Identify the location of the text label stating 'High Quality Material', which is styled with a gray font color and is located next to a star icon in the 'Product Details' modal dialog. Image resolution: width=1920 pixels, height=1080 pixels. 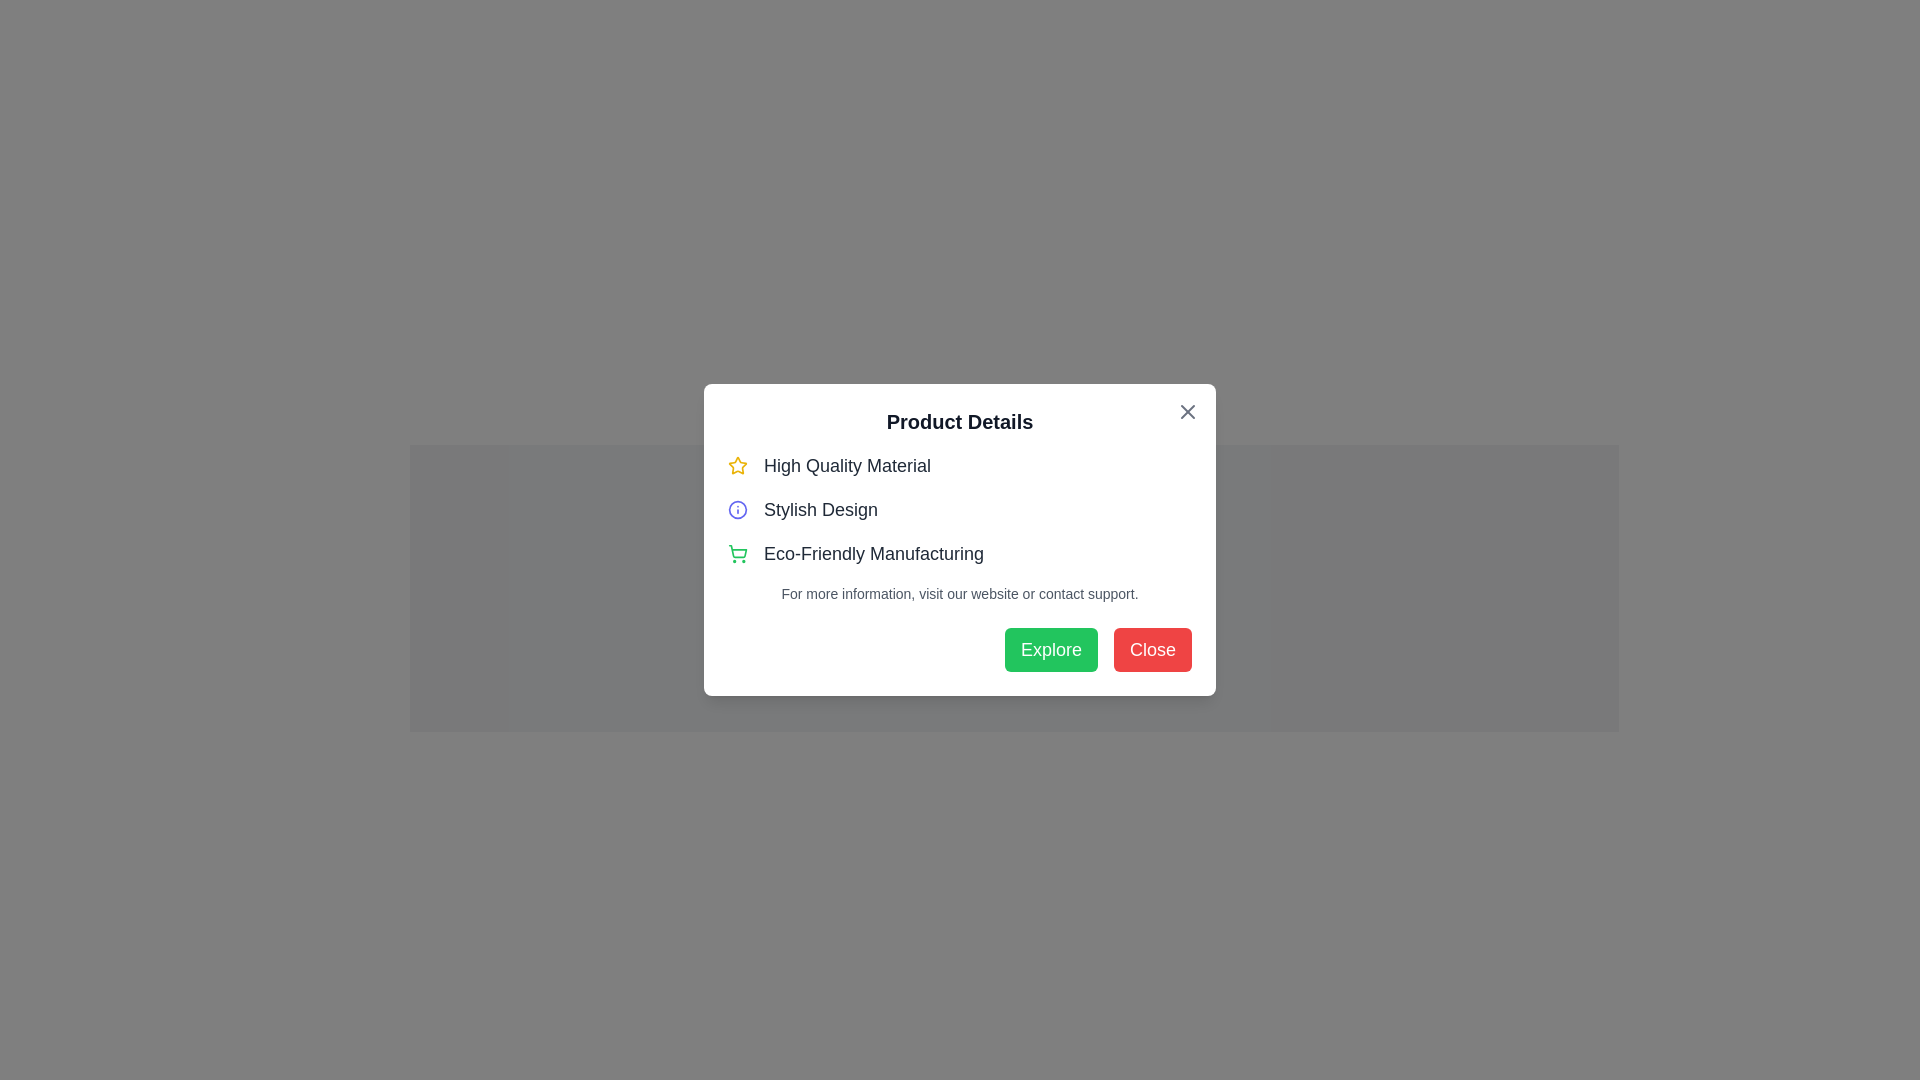
(847, 466).